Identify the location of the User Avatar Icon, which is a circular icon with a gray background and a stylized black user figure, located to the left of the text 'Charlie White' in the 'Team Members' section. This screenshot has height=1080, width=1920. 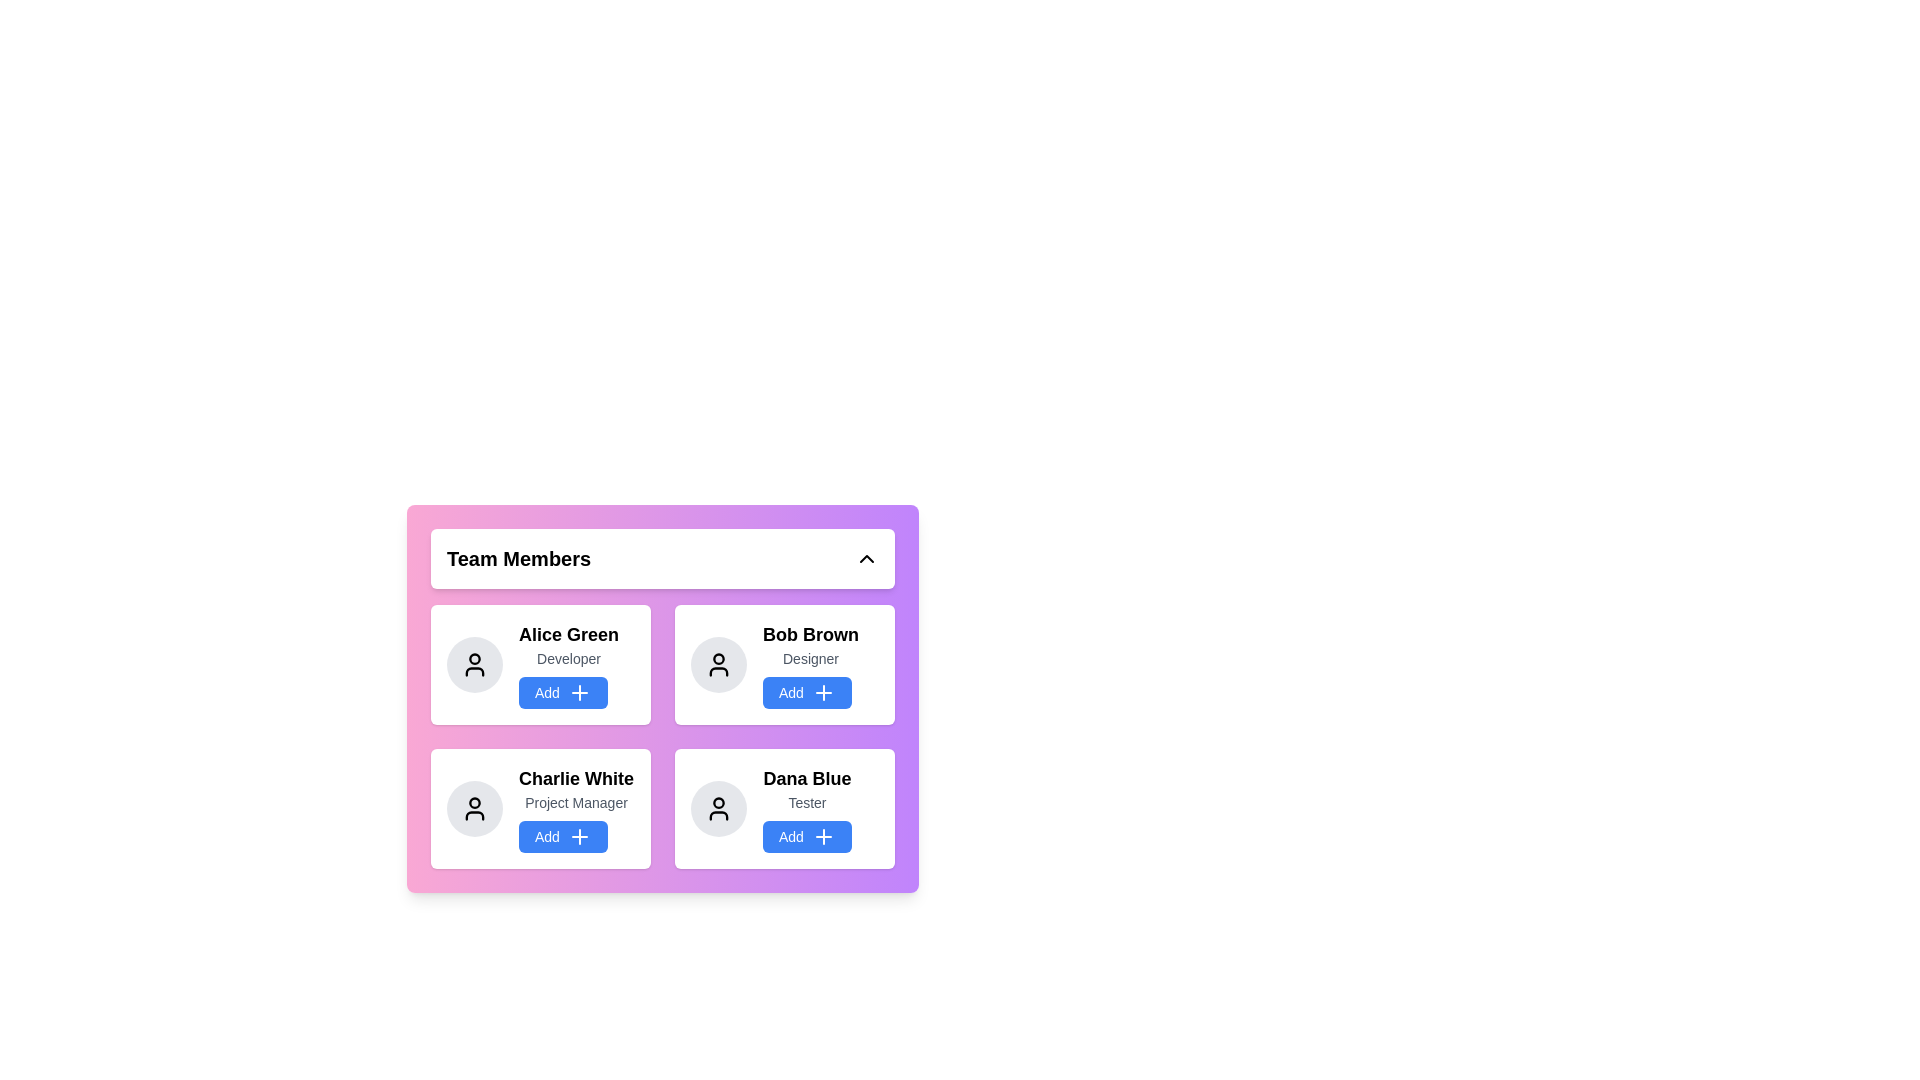
(474, 808).